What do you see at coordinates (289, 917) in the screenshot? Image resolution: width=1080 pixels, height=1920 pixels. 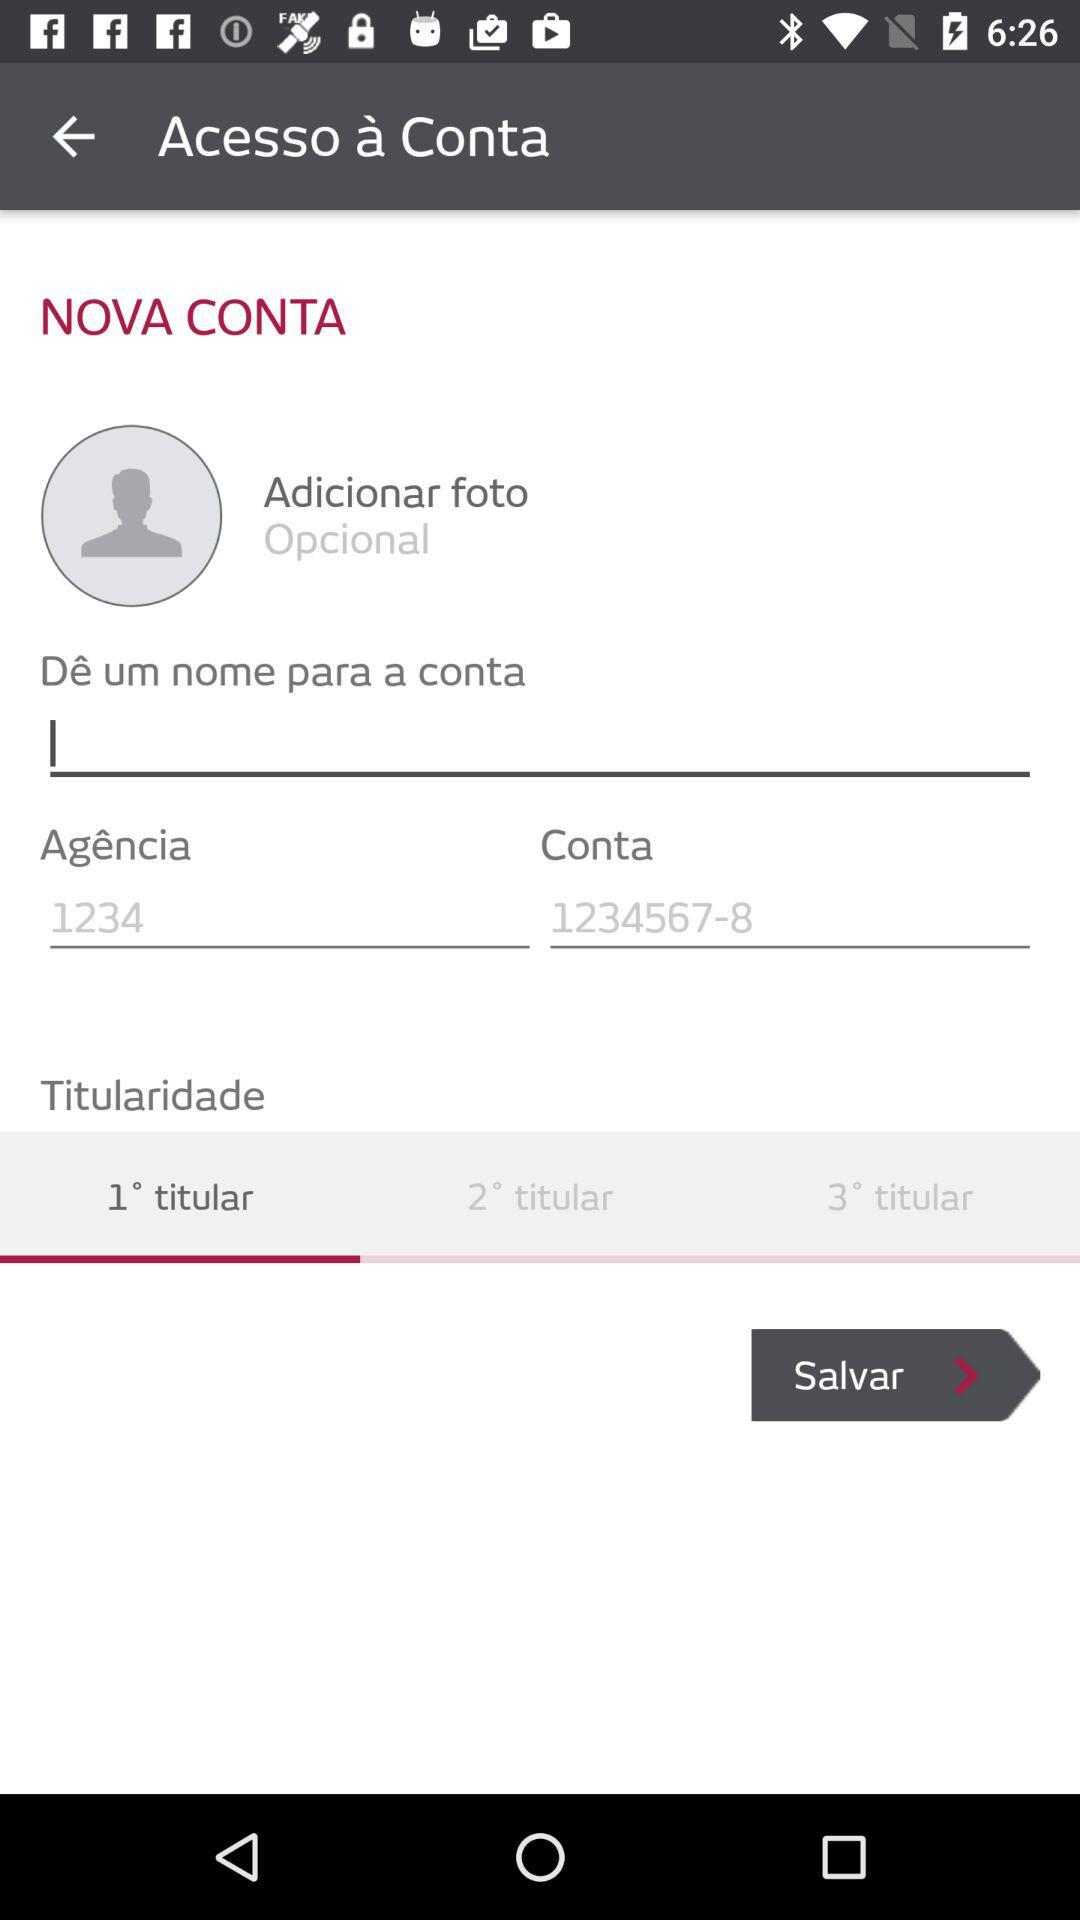 I see `zipcode` at bounding box center [289, 917].